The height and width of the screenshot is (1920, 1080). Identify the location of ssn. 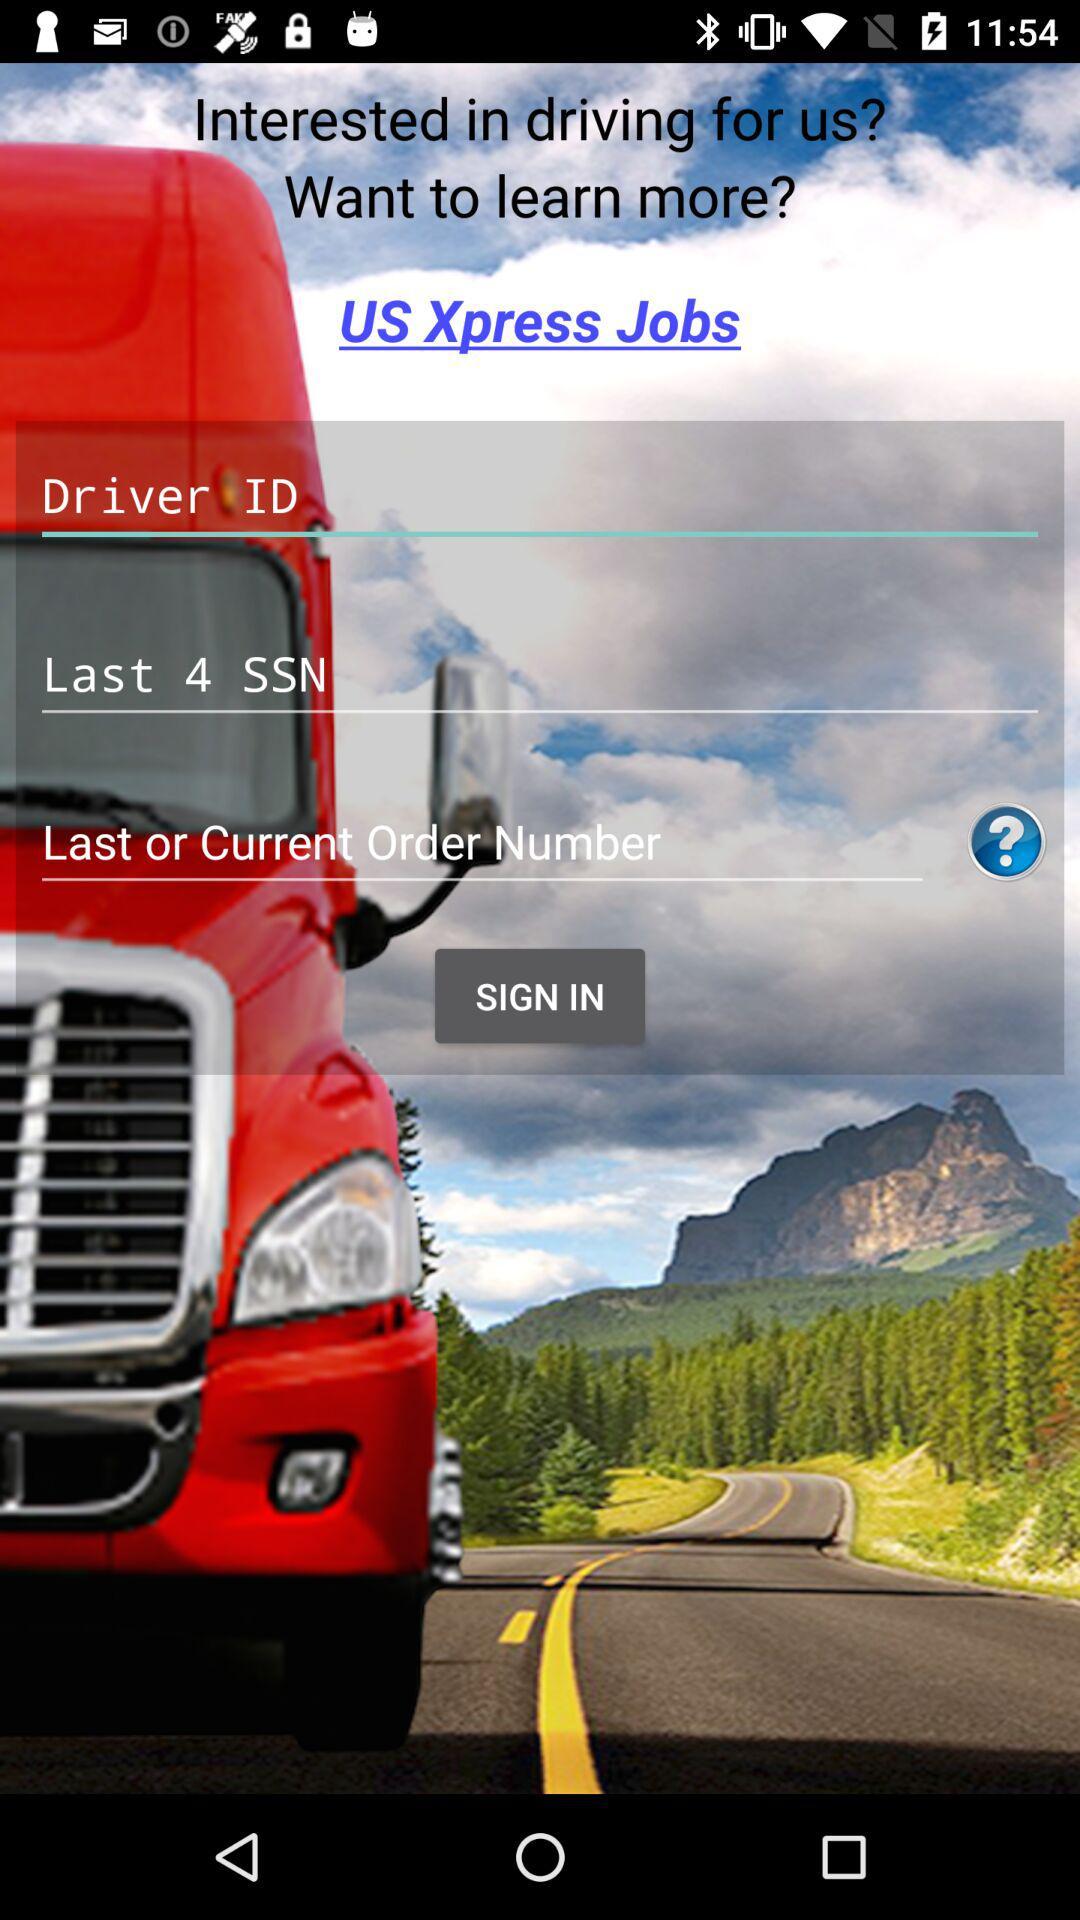
(540, 674).